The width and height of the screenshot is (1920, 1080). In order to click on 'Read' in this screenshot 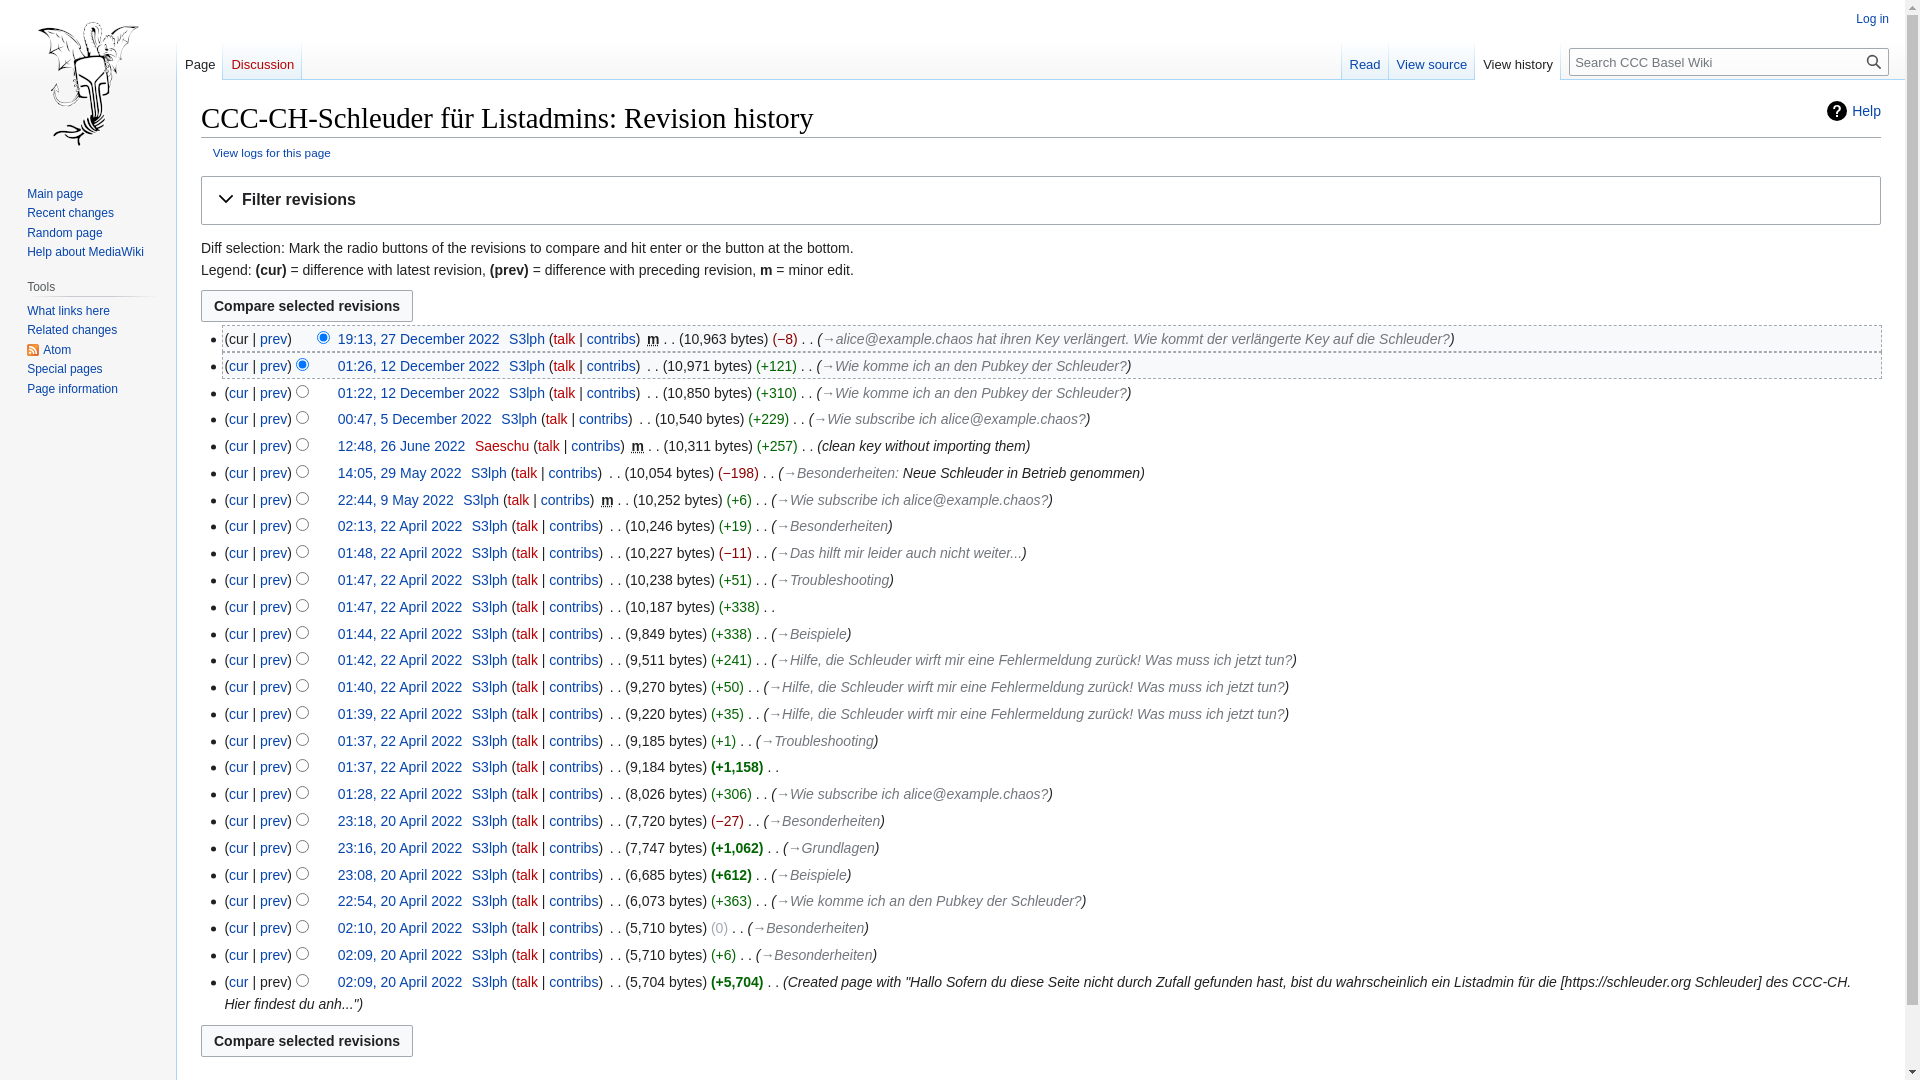, I will do `click(1364, 59)`.